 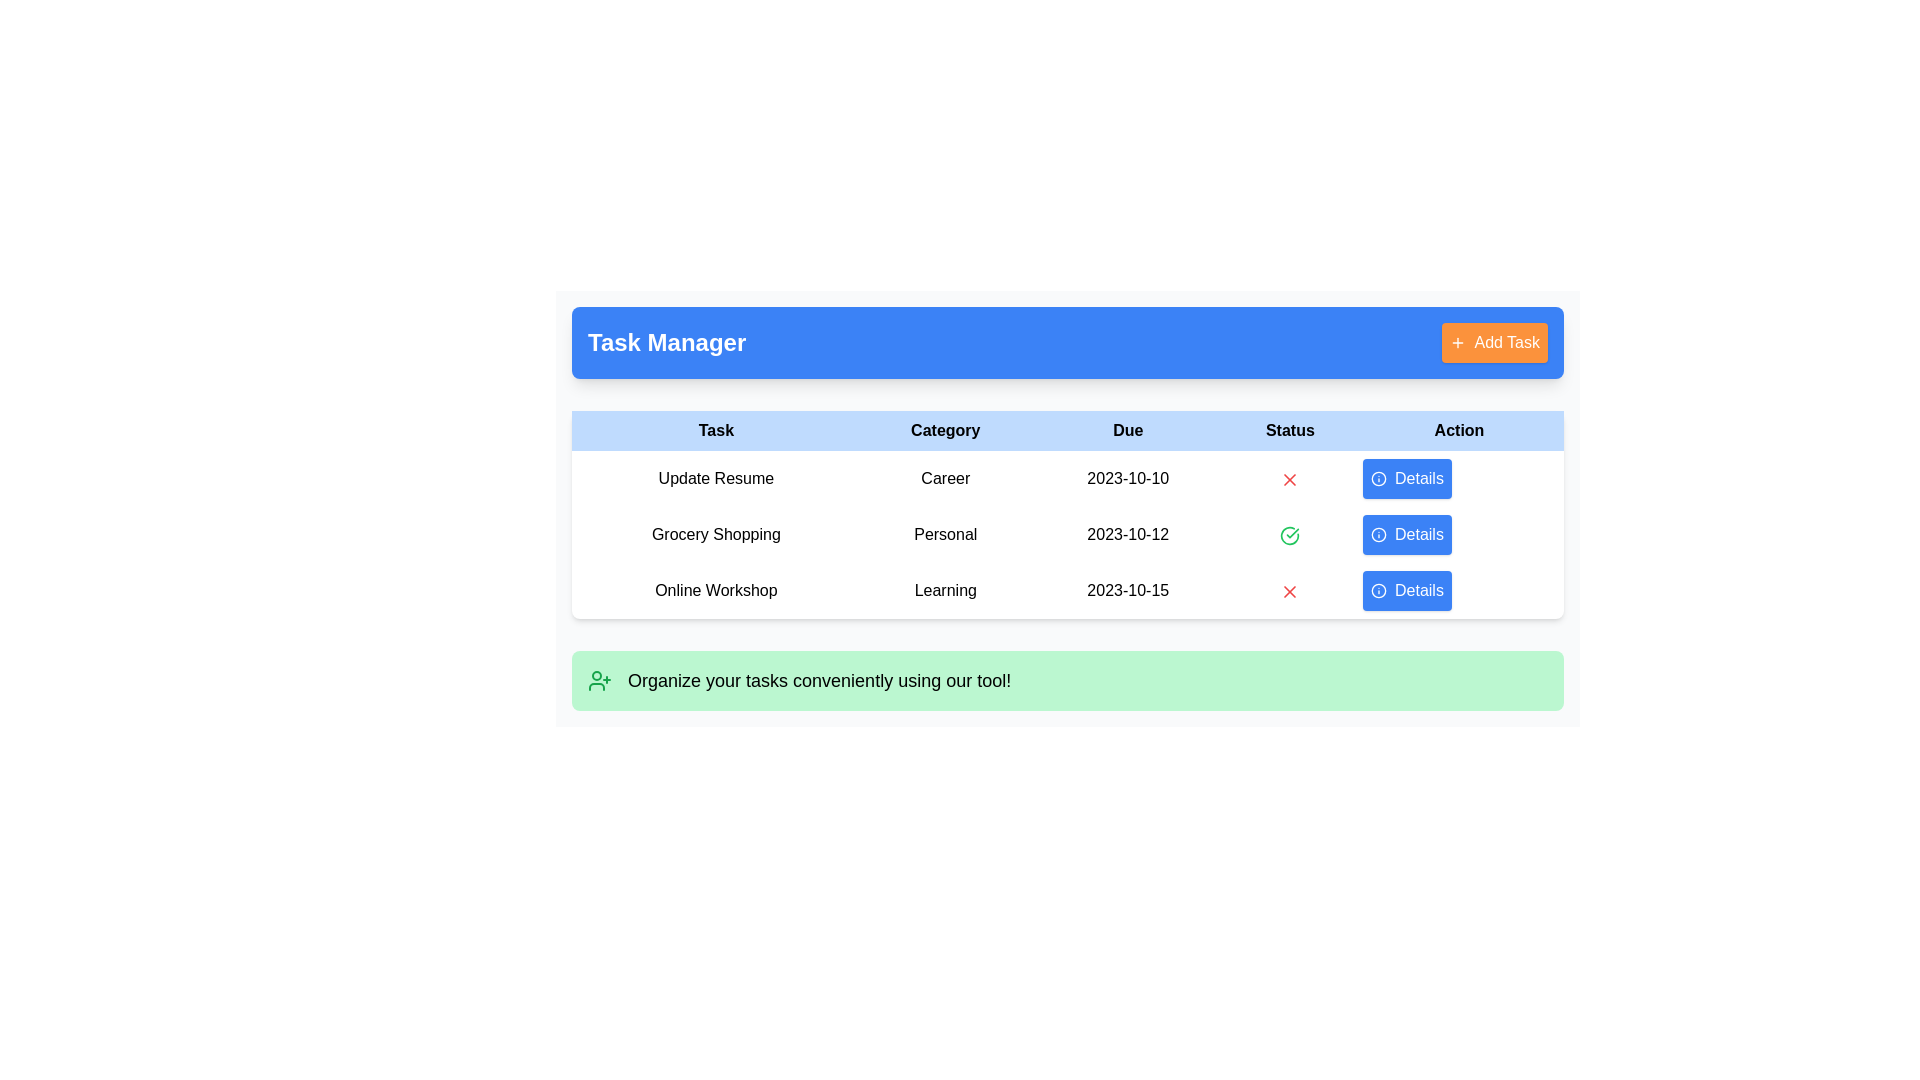 I want to click on the SVG circle graphic component located in the top-right section of the interface, adjacent to the task adding control, so click(x=1377, y=478).